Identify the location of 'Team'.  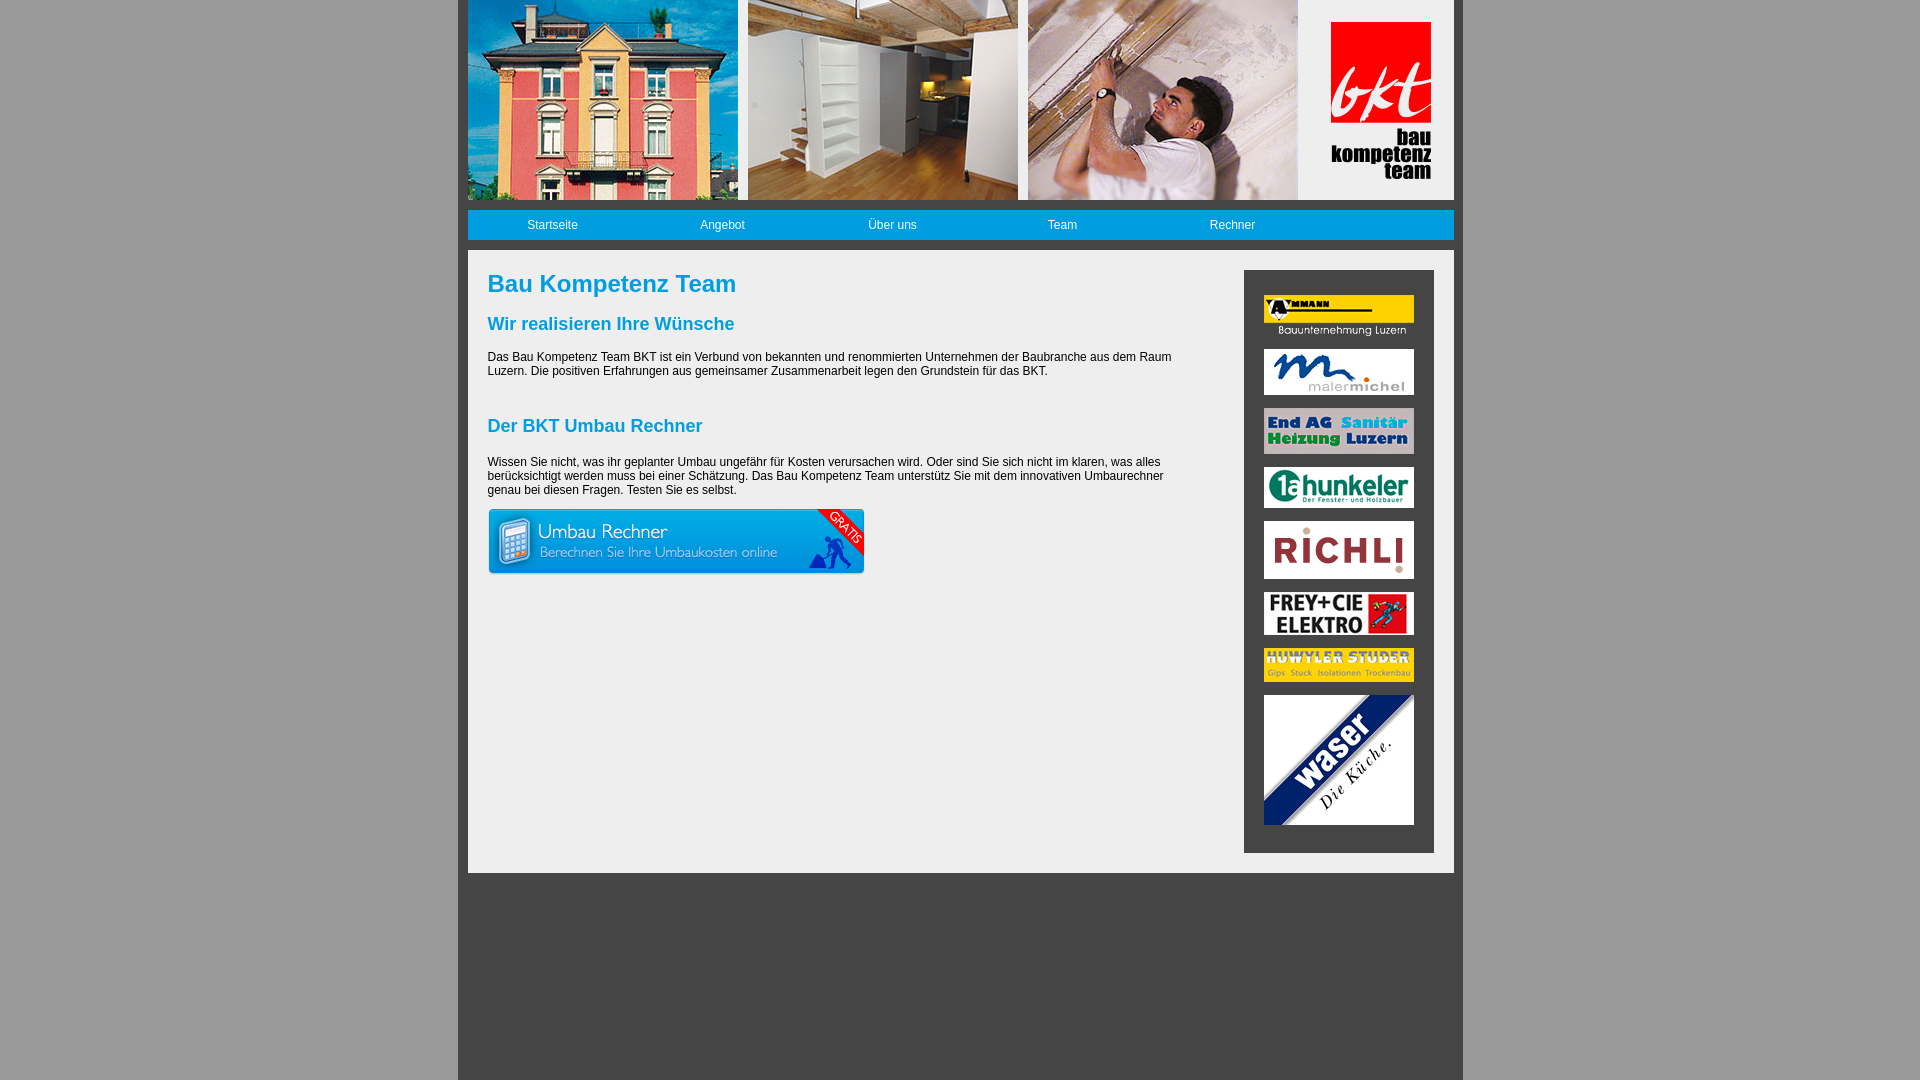
(1061, 224).